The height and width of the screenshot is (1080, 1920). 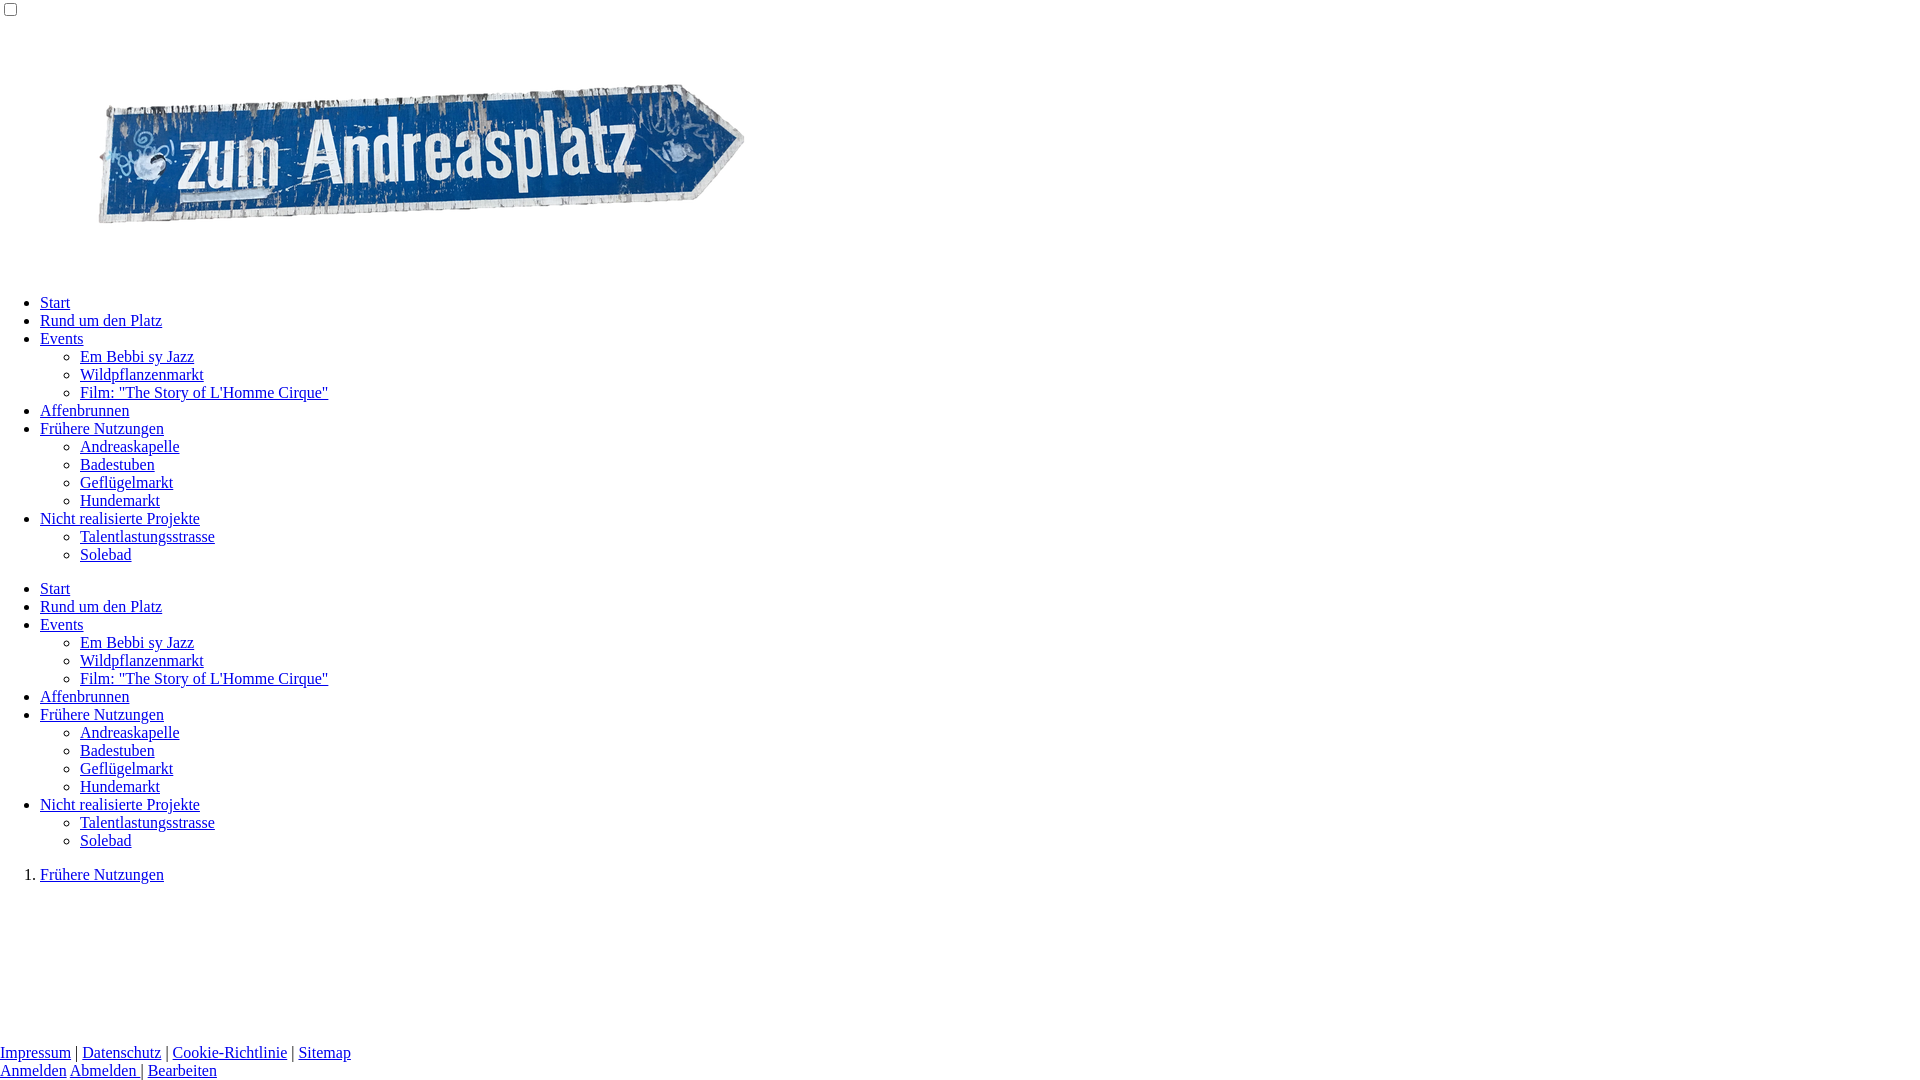 I want to click on 'Rund um den Platz', so click(x=99, y=319).